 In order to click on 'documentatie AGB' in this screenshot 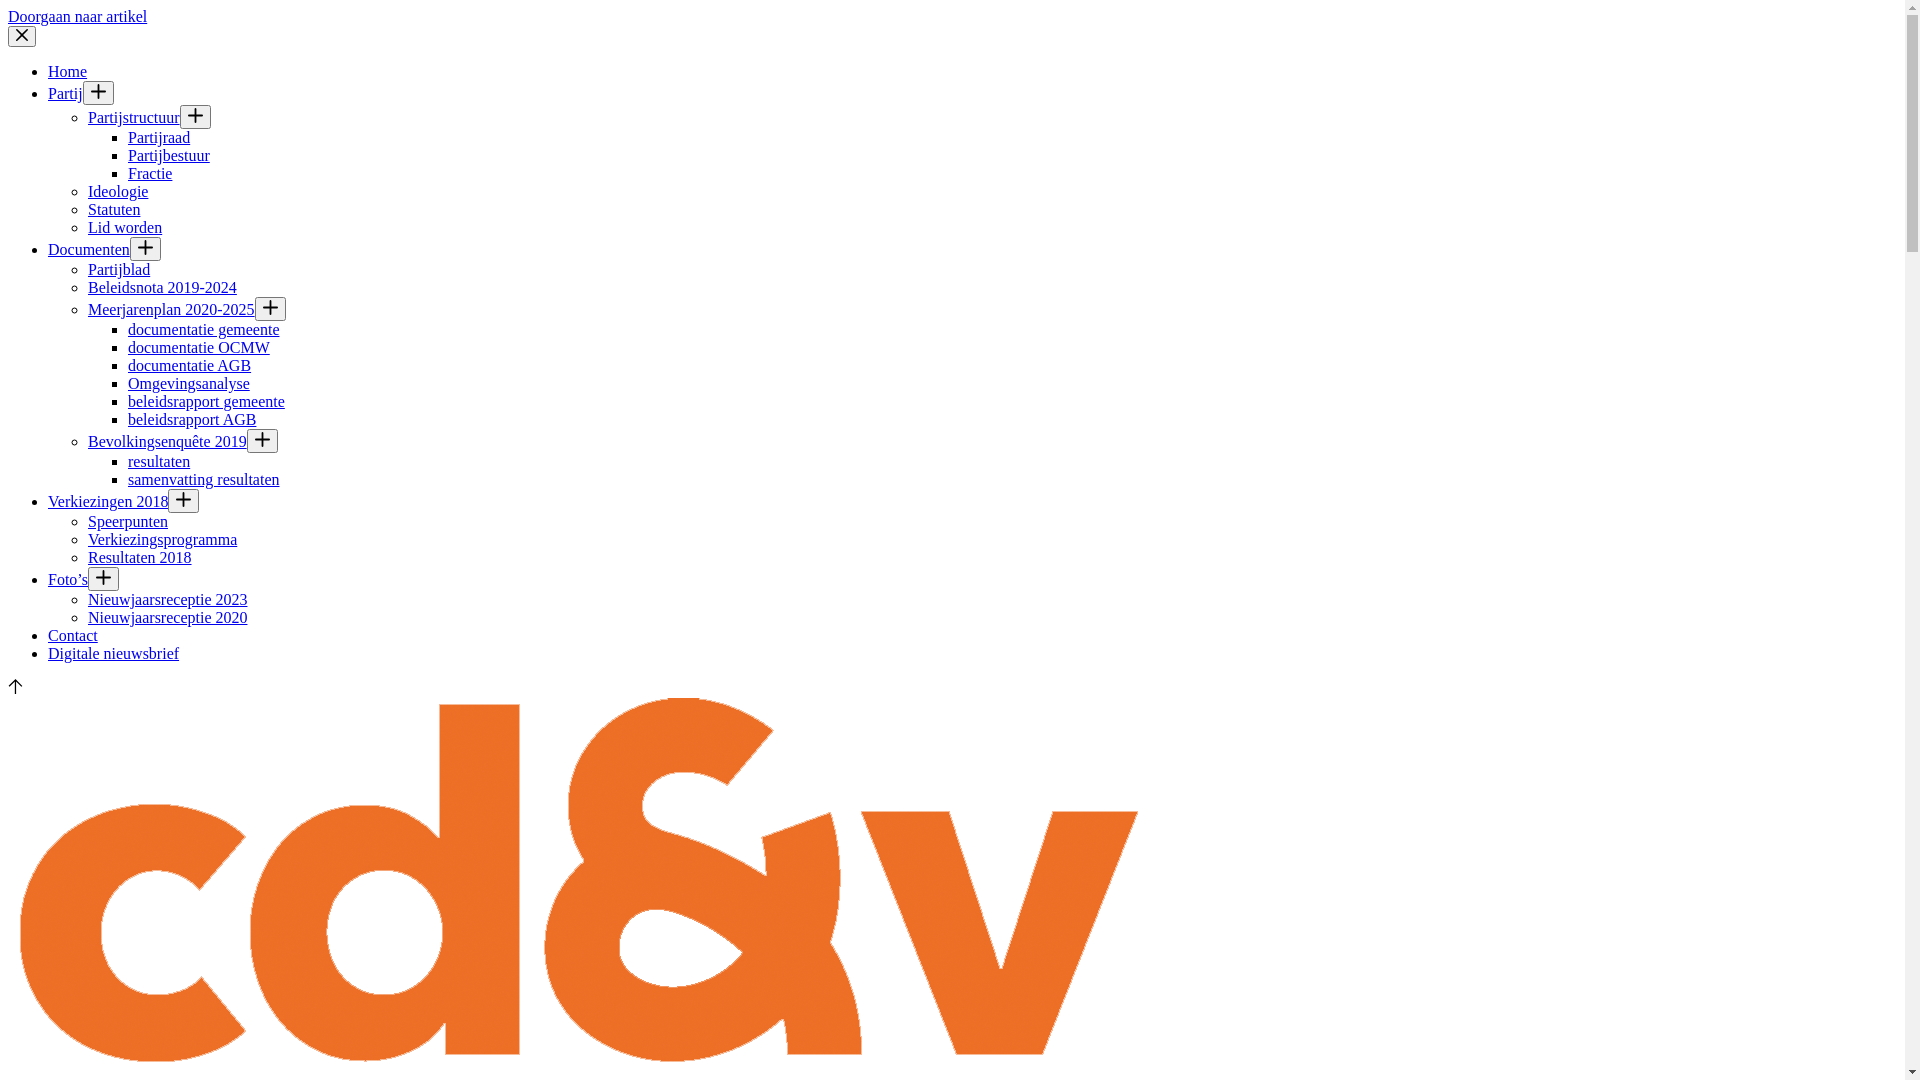, I will do `click(189, 365)`.